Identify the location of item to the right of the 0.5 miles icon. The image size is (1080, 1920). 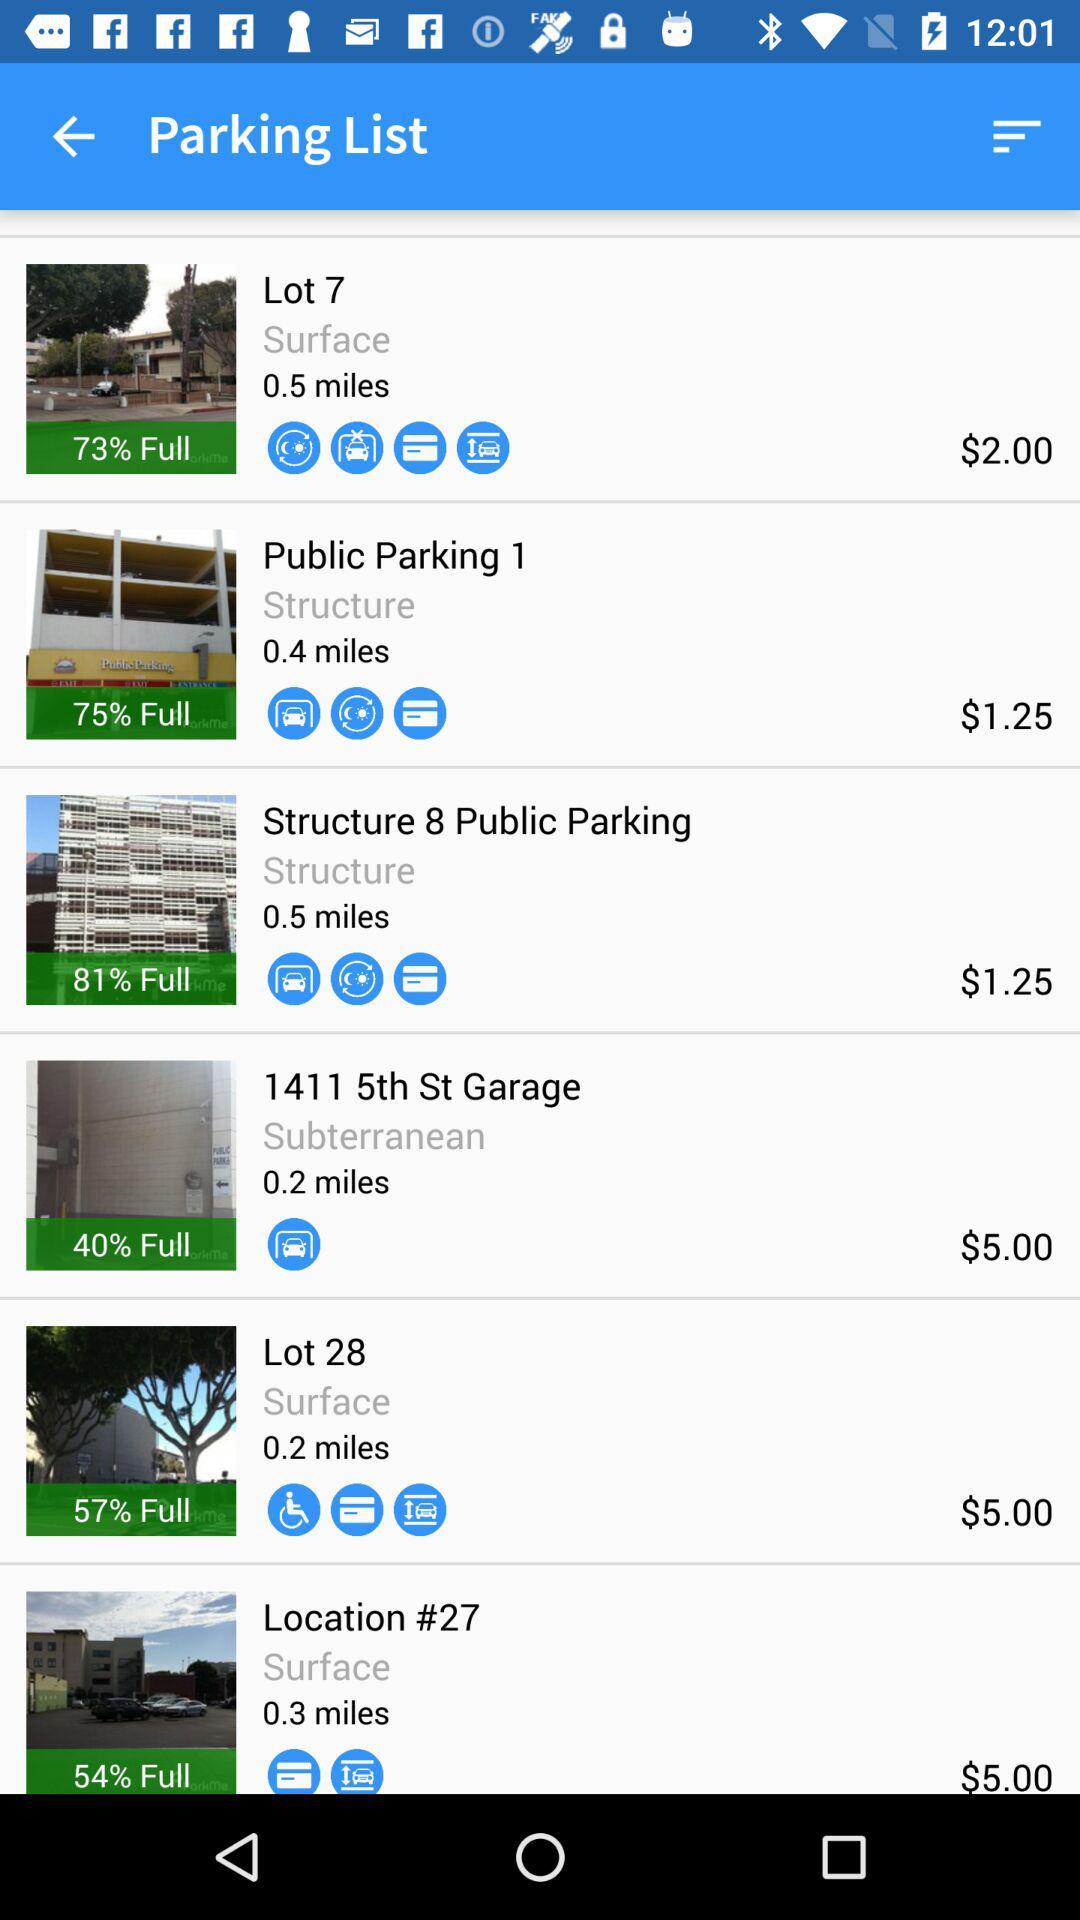
(419, 978).